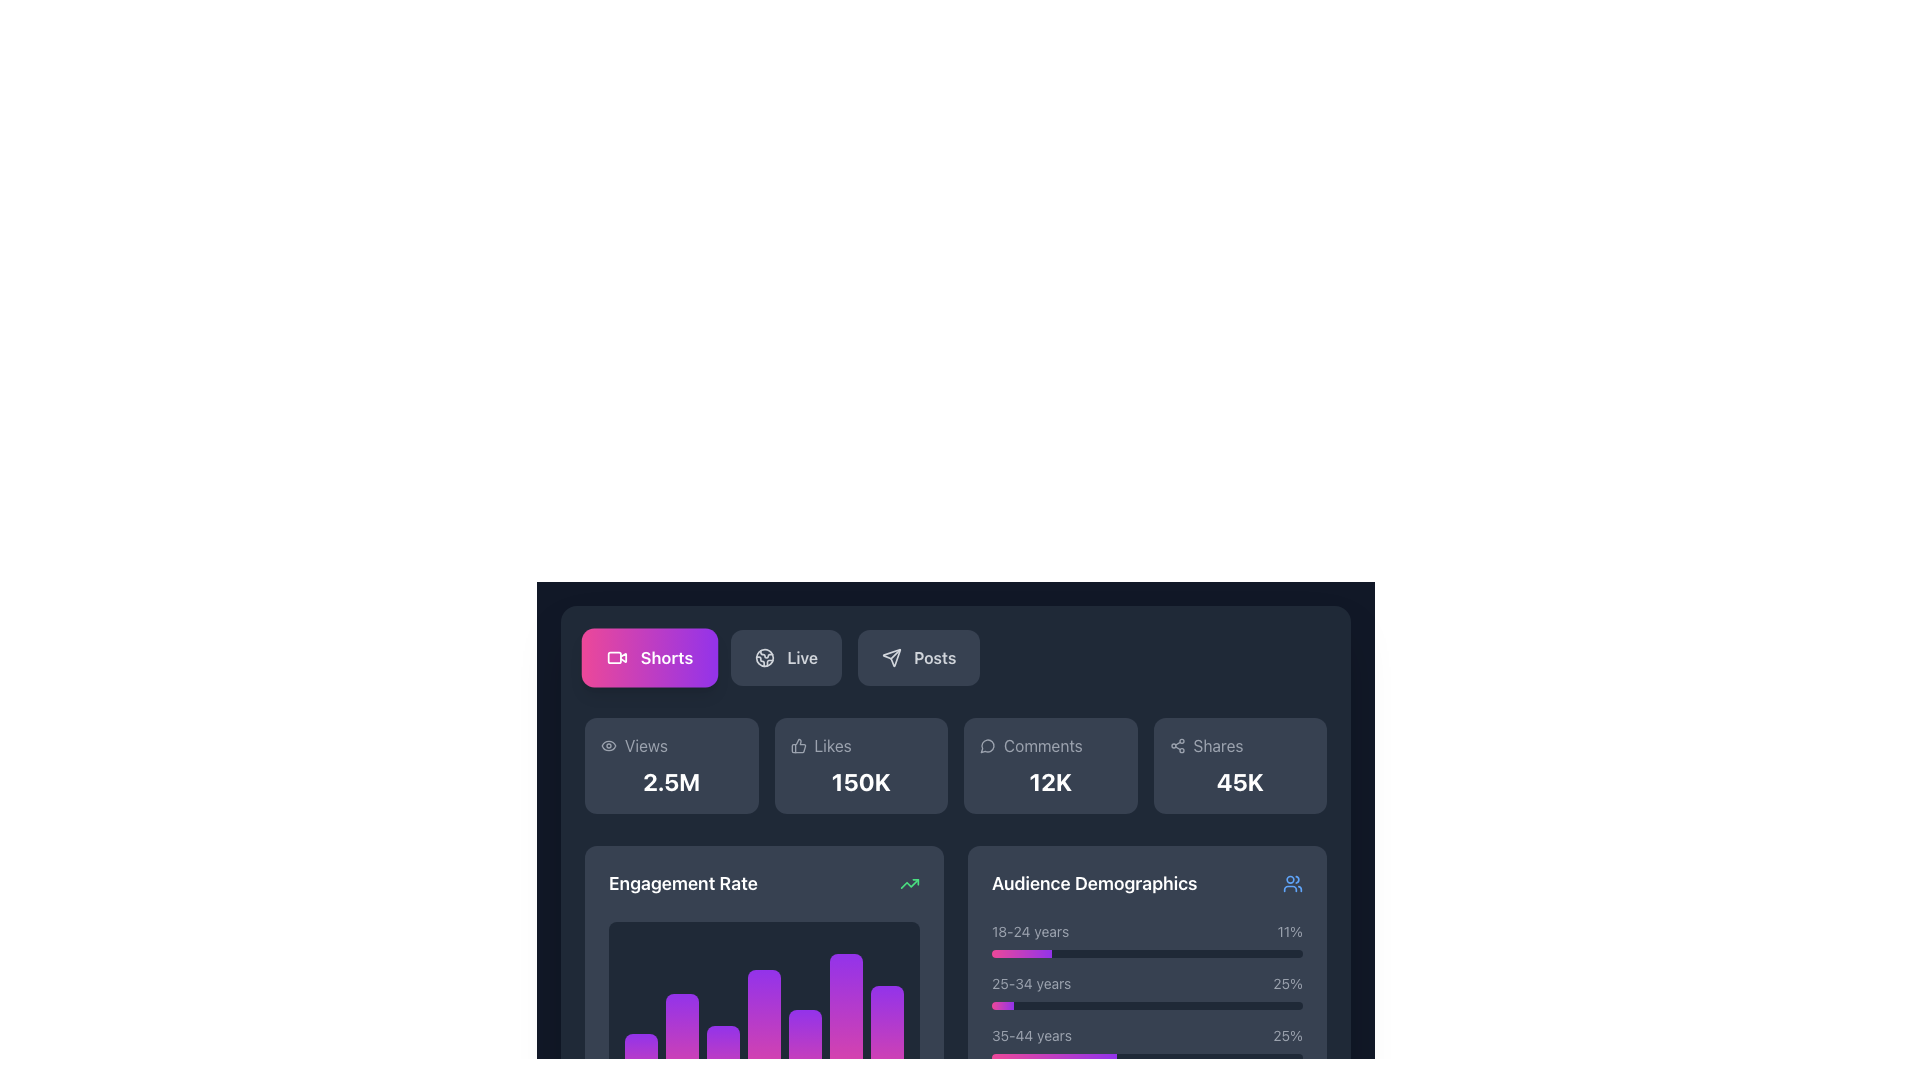 The width and height of the screenshot is (1920, 1080). What do you see at coordinates (954, 765) in the screenshot?
I see `the Data Display (Grid Item) showing '12K' comments` at bounding box center [954, 765].